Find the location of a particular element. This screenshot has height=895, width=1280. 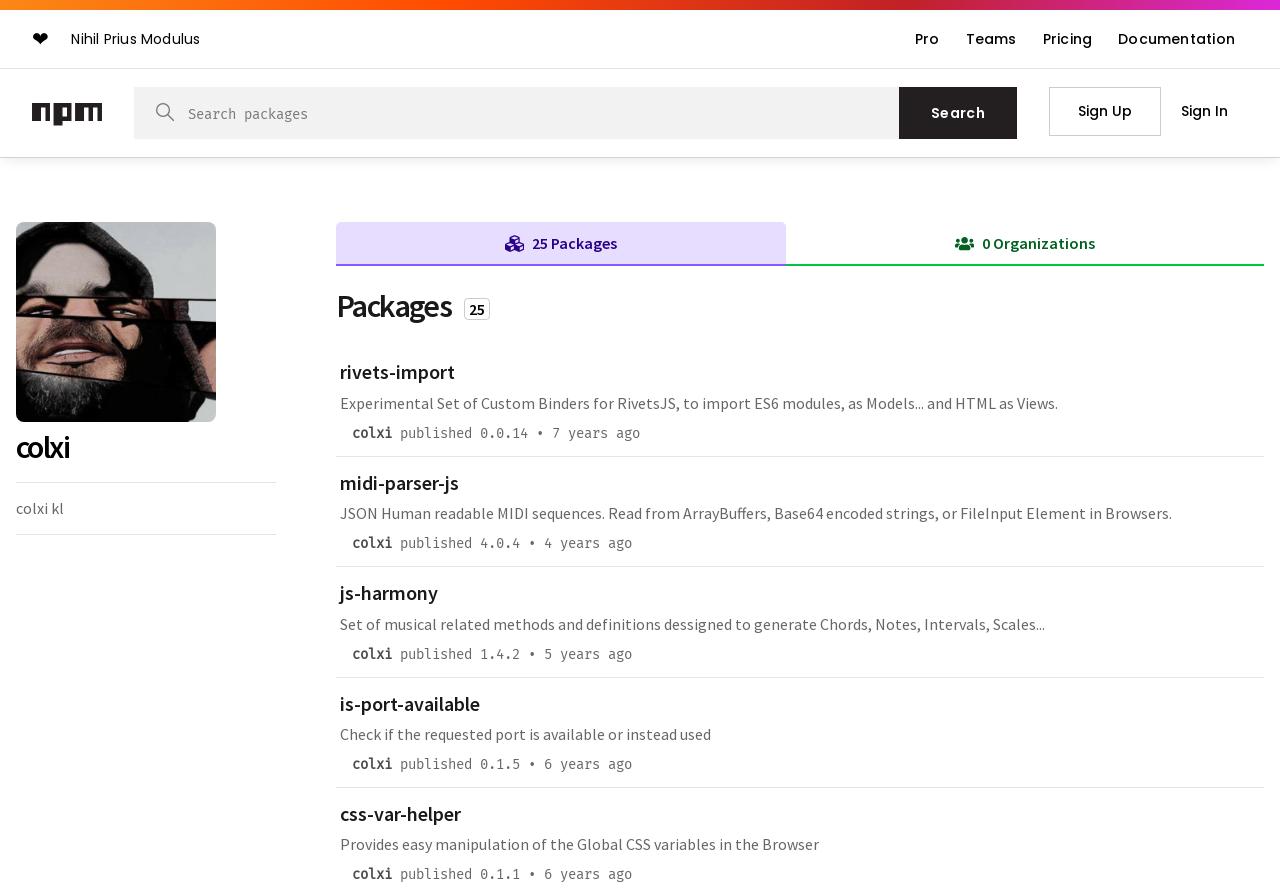

'4 years ago' is located at coordinates (544, 542).